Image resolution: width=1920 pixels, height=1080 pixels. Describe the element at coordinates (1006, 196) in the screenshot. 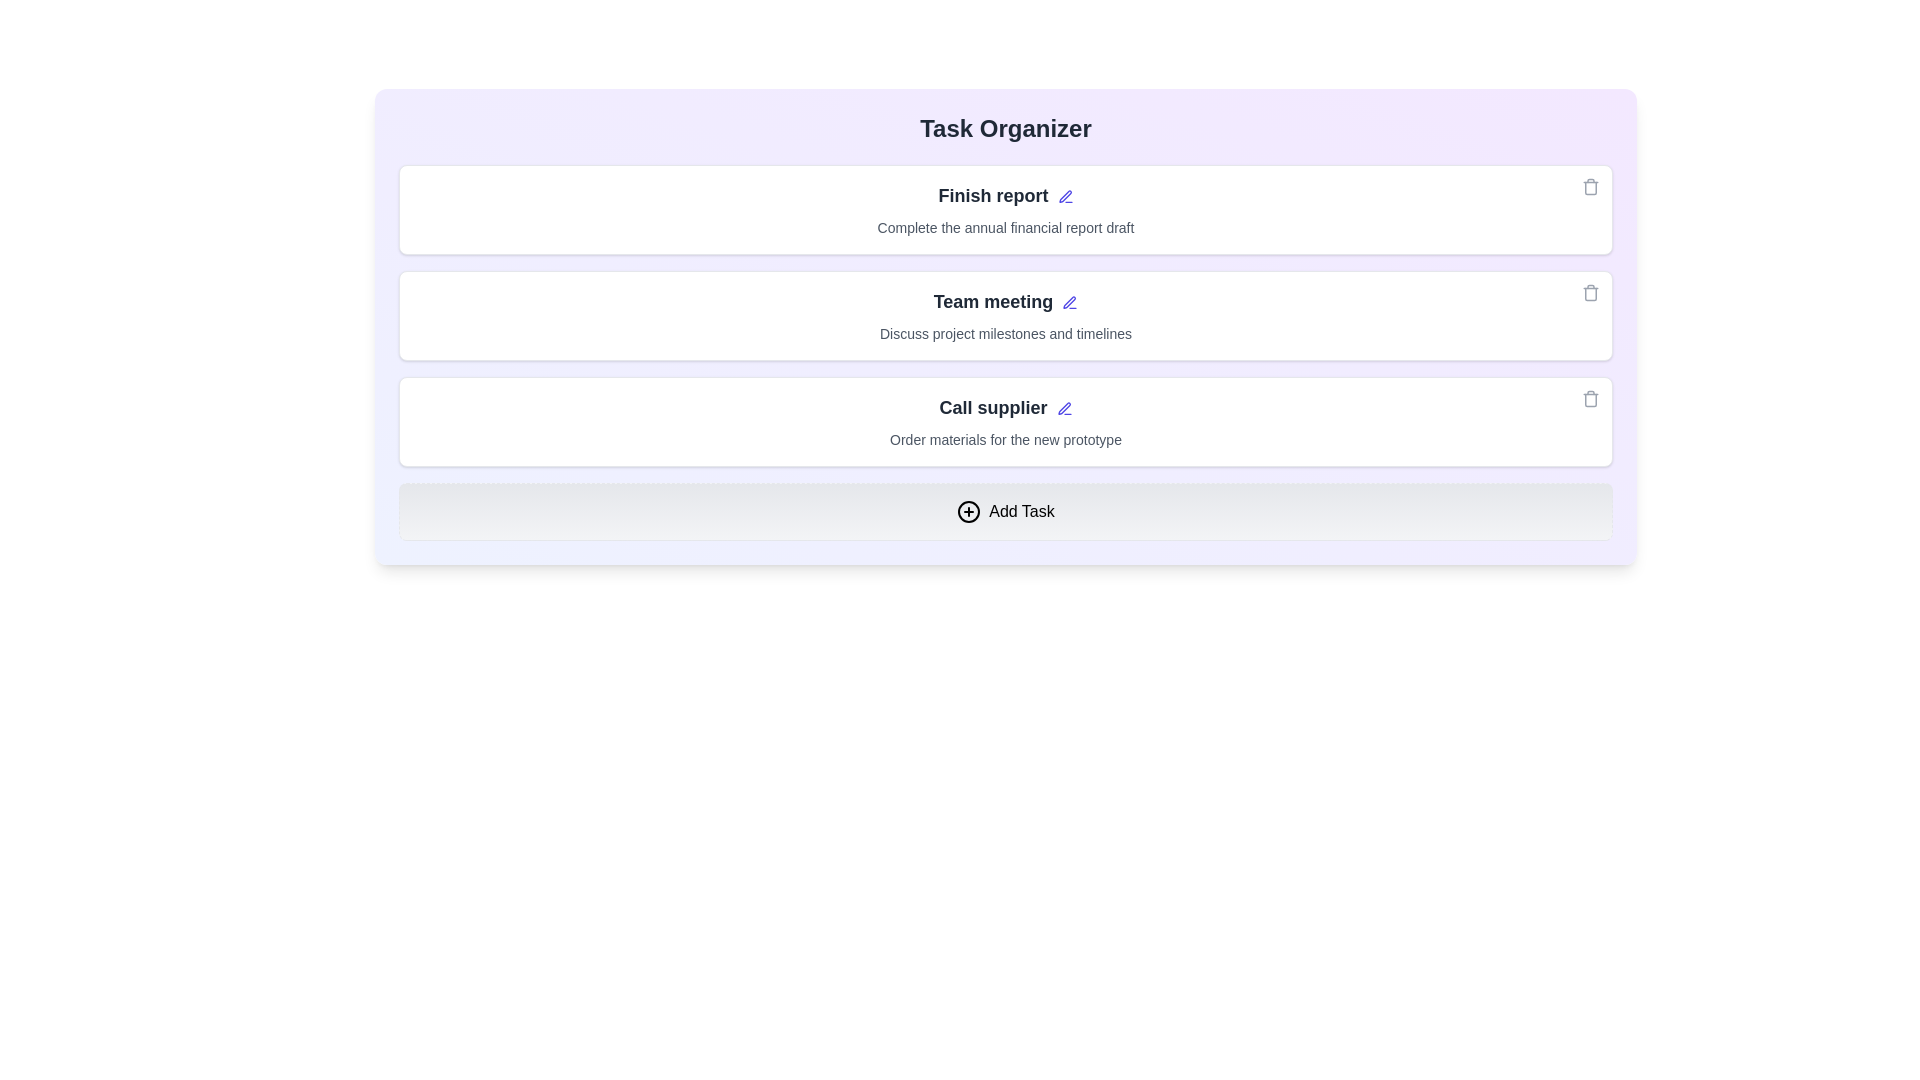

I see `the text of a task to select it for further actions` at that location.